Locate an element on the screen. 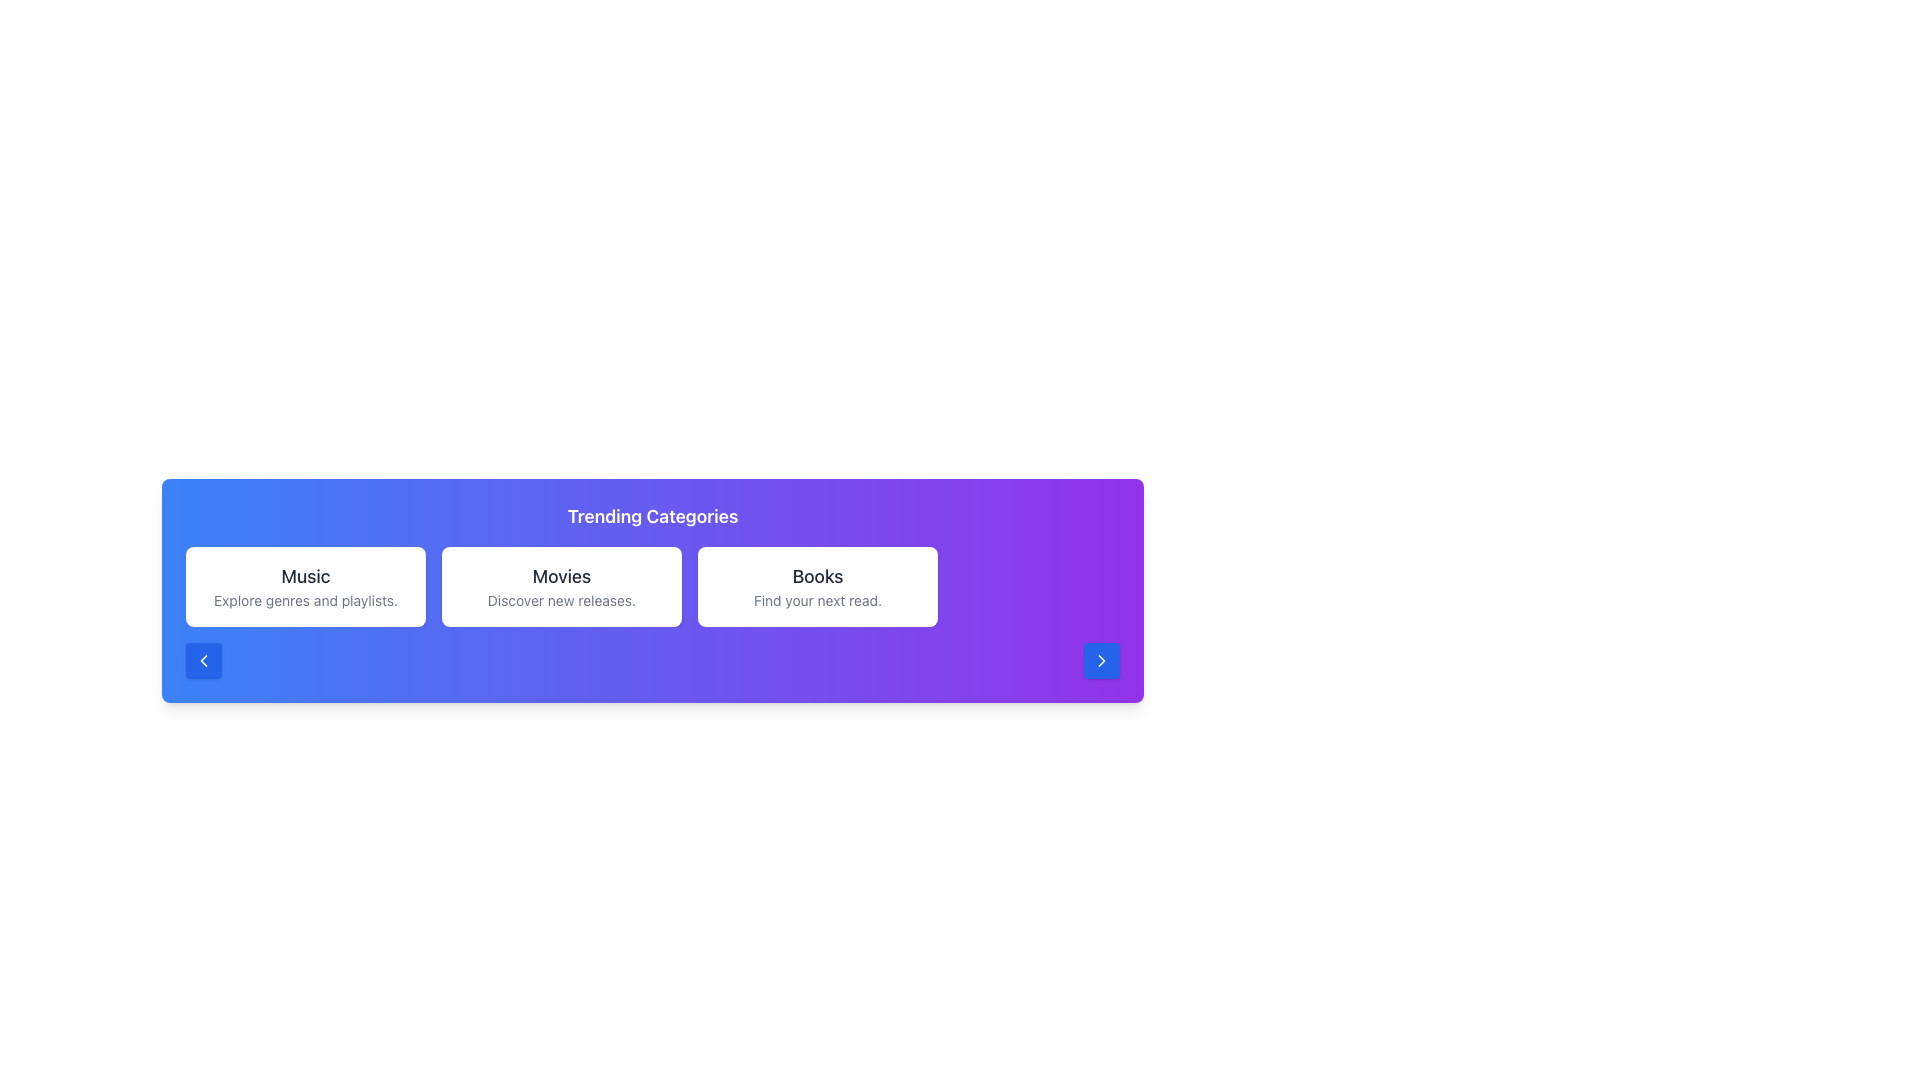 This screenshot has height=1080, width=1920. the Chevron-Right icon located in the bottom-right corner of the blue-to-purple gradient section, adjacent to the white card labeled 'Books' is located at coordinates (1101, 660).